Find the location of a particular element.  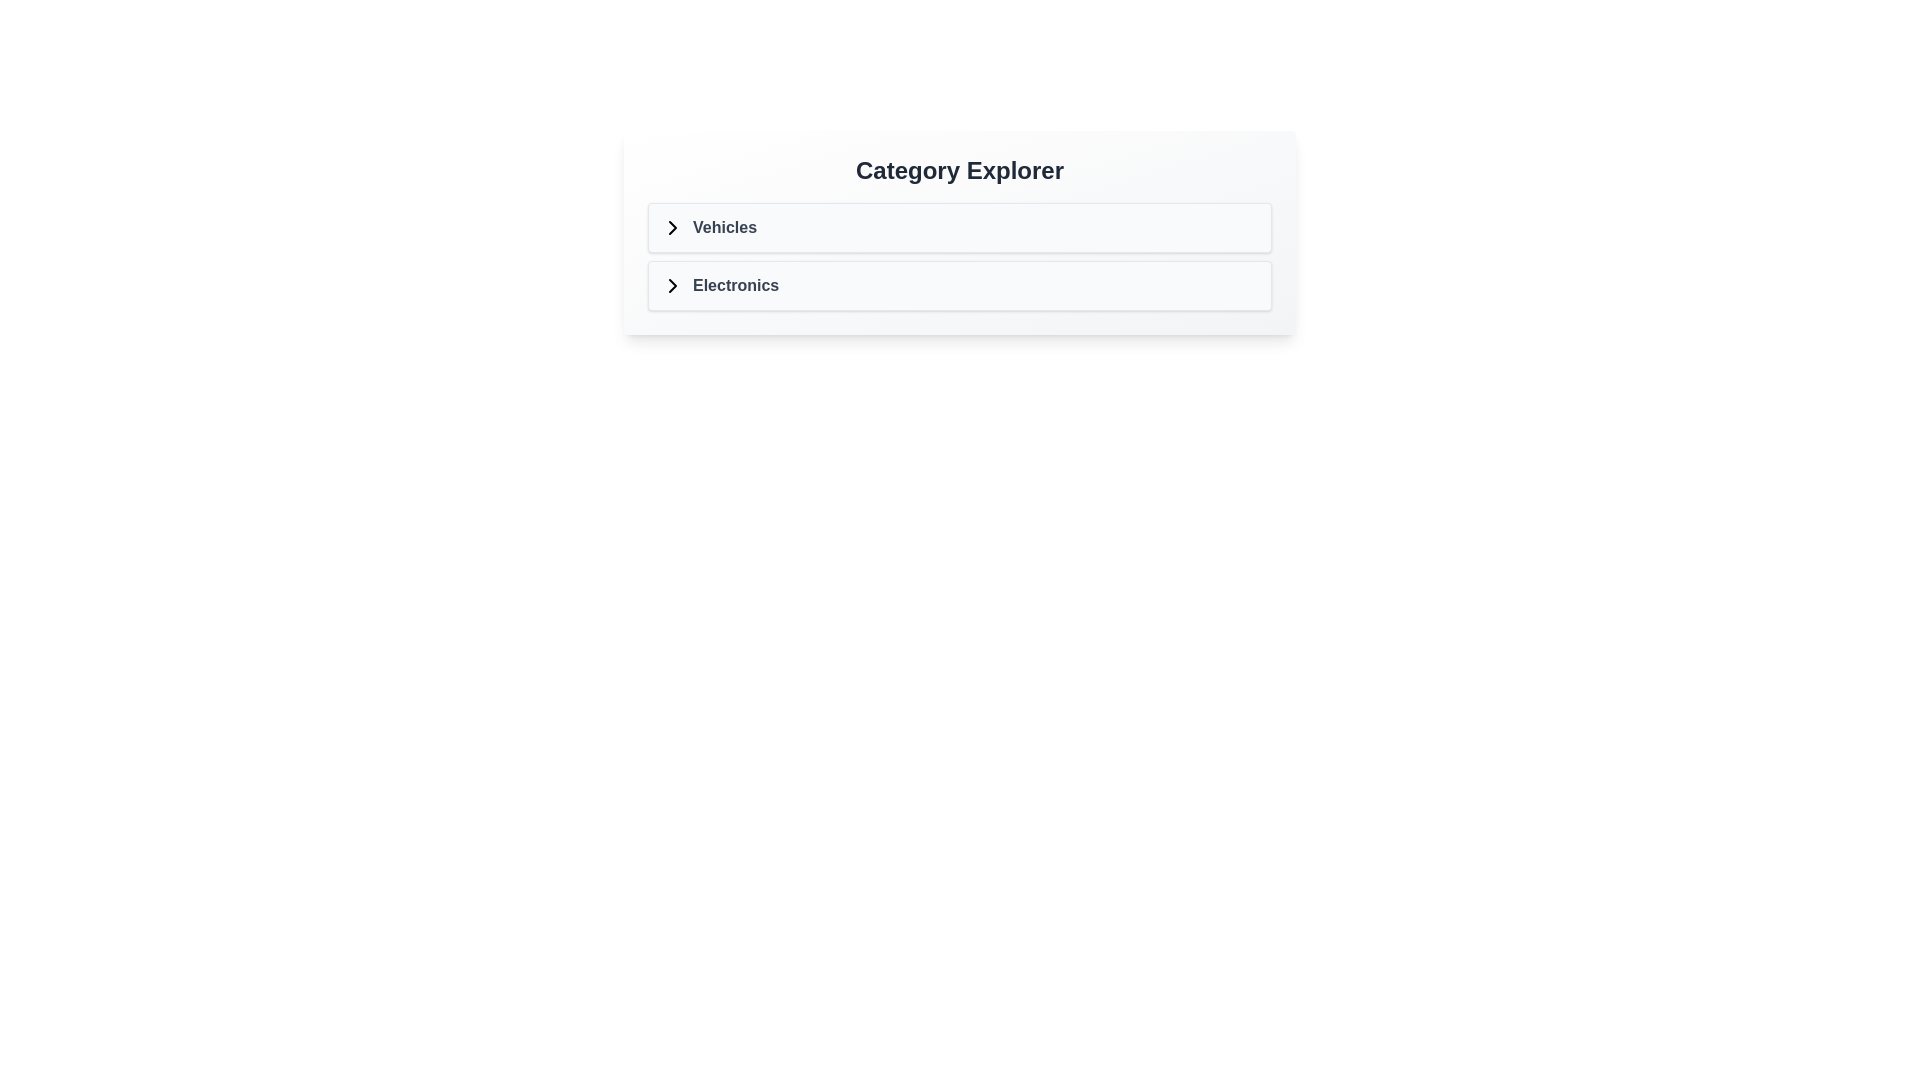

the right-pointing chevron icon located in the 'Vehicles' category of the 'Category Explorer' list is located at coordinates (672, 226).